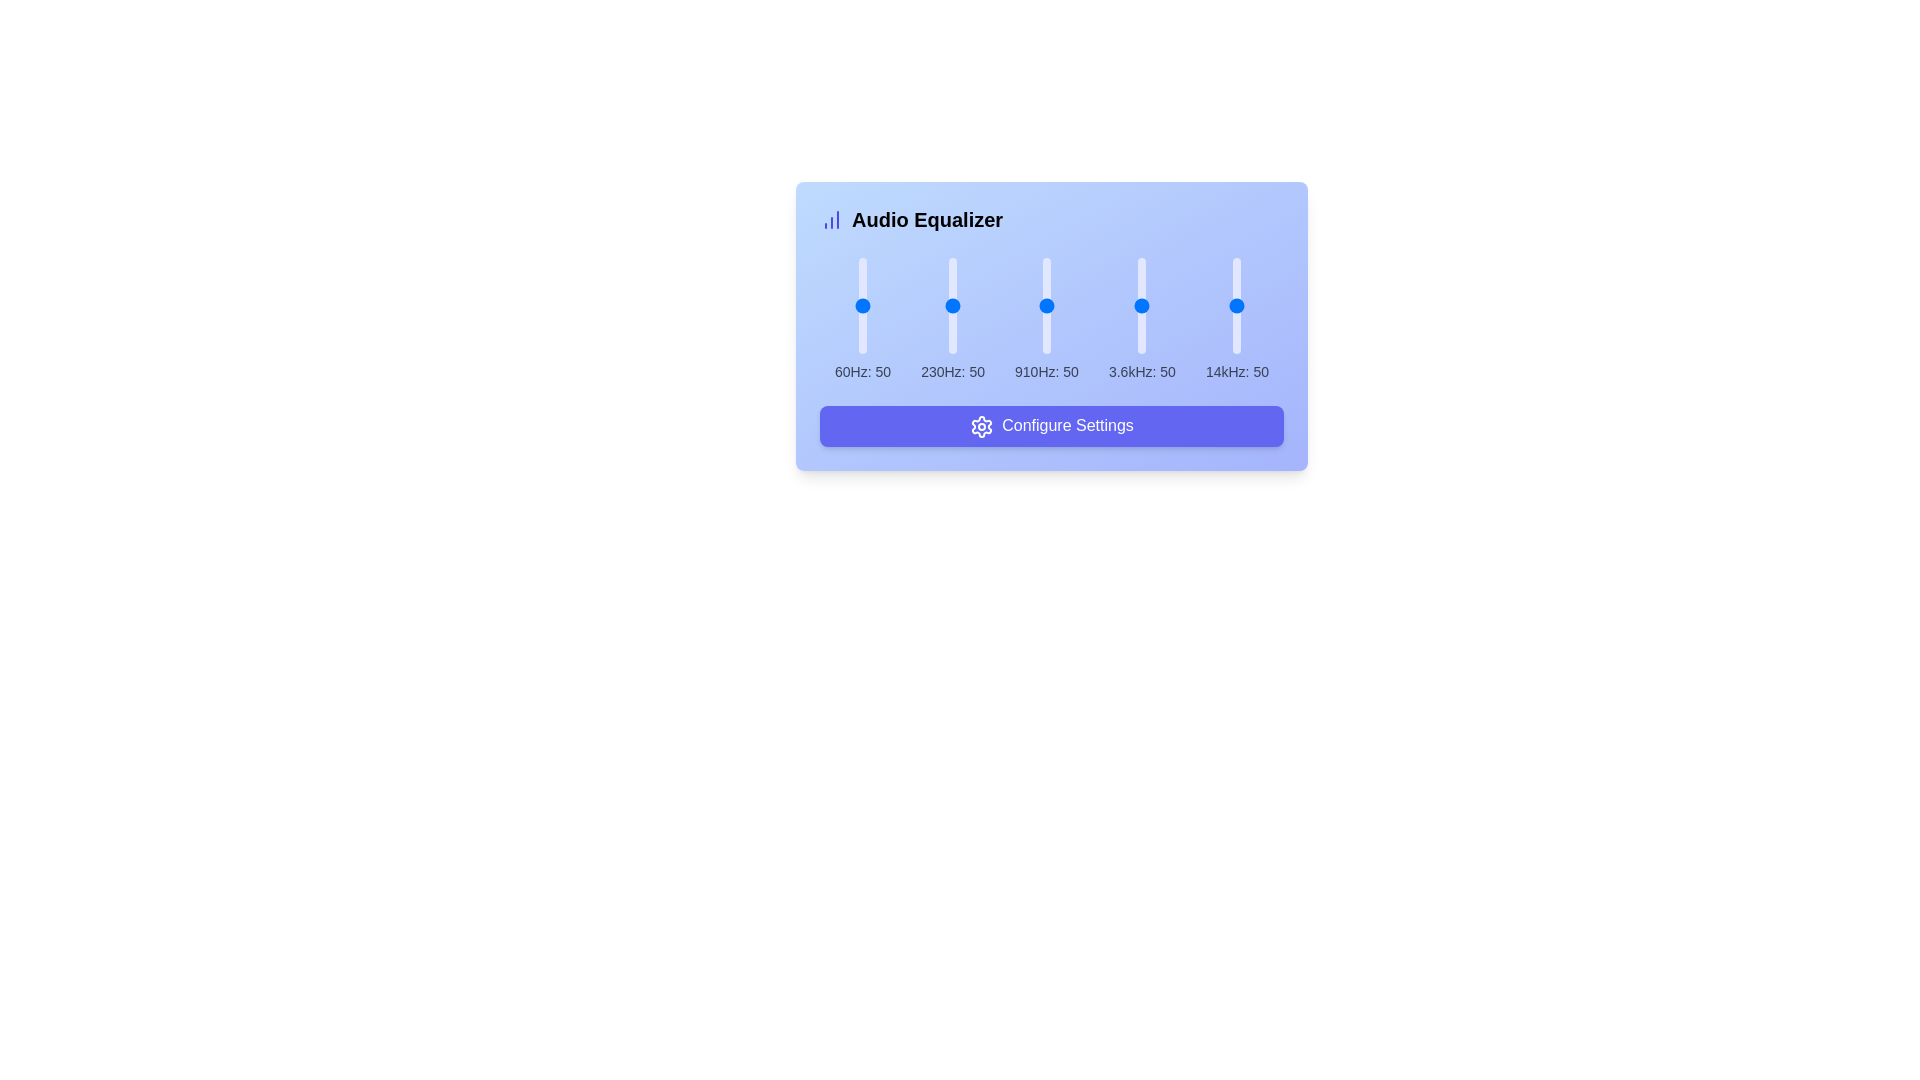 The width and height of the screenshot is (1920, 1080). I want to click on the 230Hz band value, so click(952, 294).